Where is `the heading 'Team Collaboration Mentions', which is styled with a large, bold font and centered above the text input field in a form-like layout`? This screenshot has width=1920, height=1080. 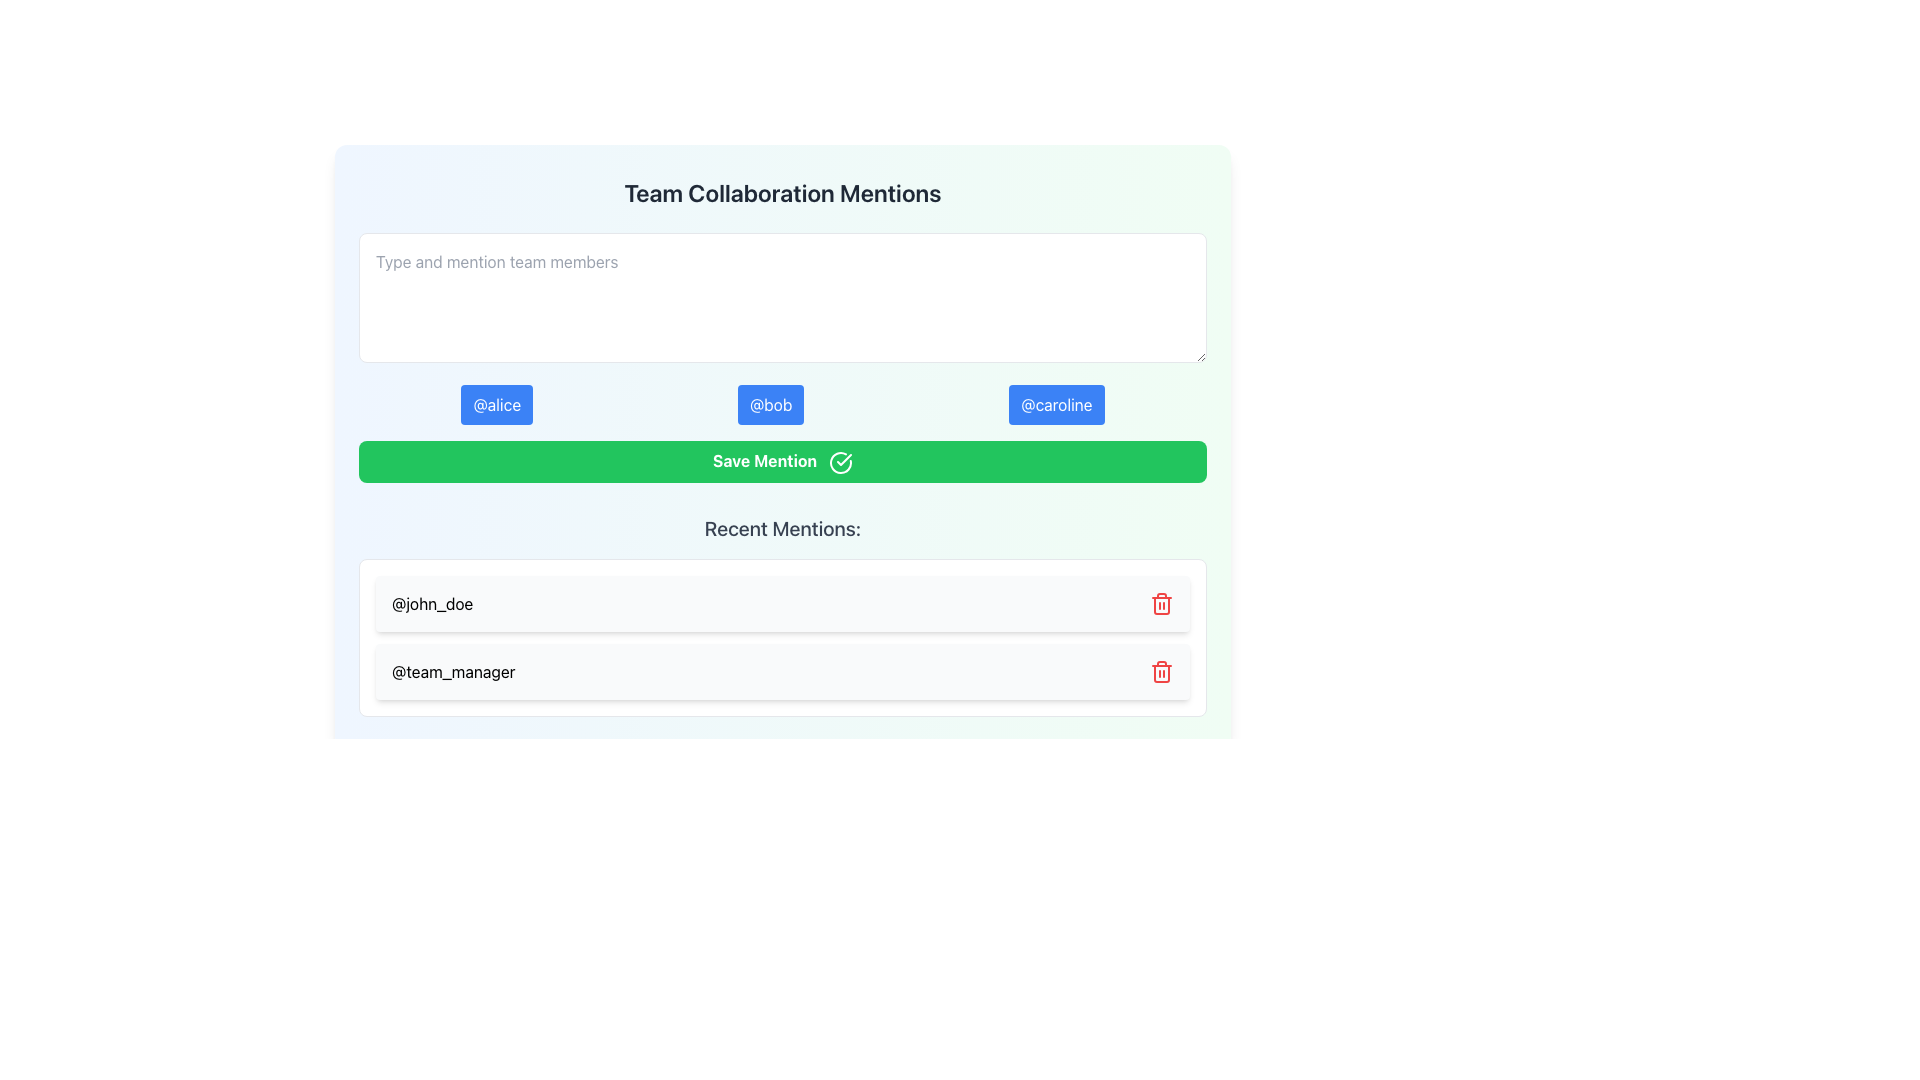 the heading 'Team Collaboration Mentions', which is styled with a large, bold font and centered above the text input field in a form-like layout is located at coordinates (781, 192).